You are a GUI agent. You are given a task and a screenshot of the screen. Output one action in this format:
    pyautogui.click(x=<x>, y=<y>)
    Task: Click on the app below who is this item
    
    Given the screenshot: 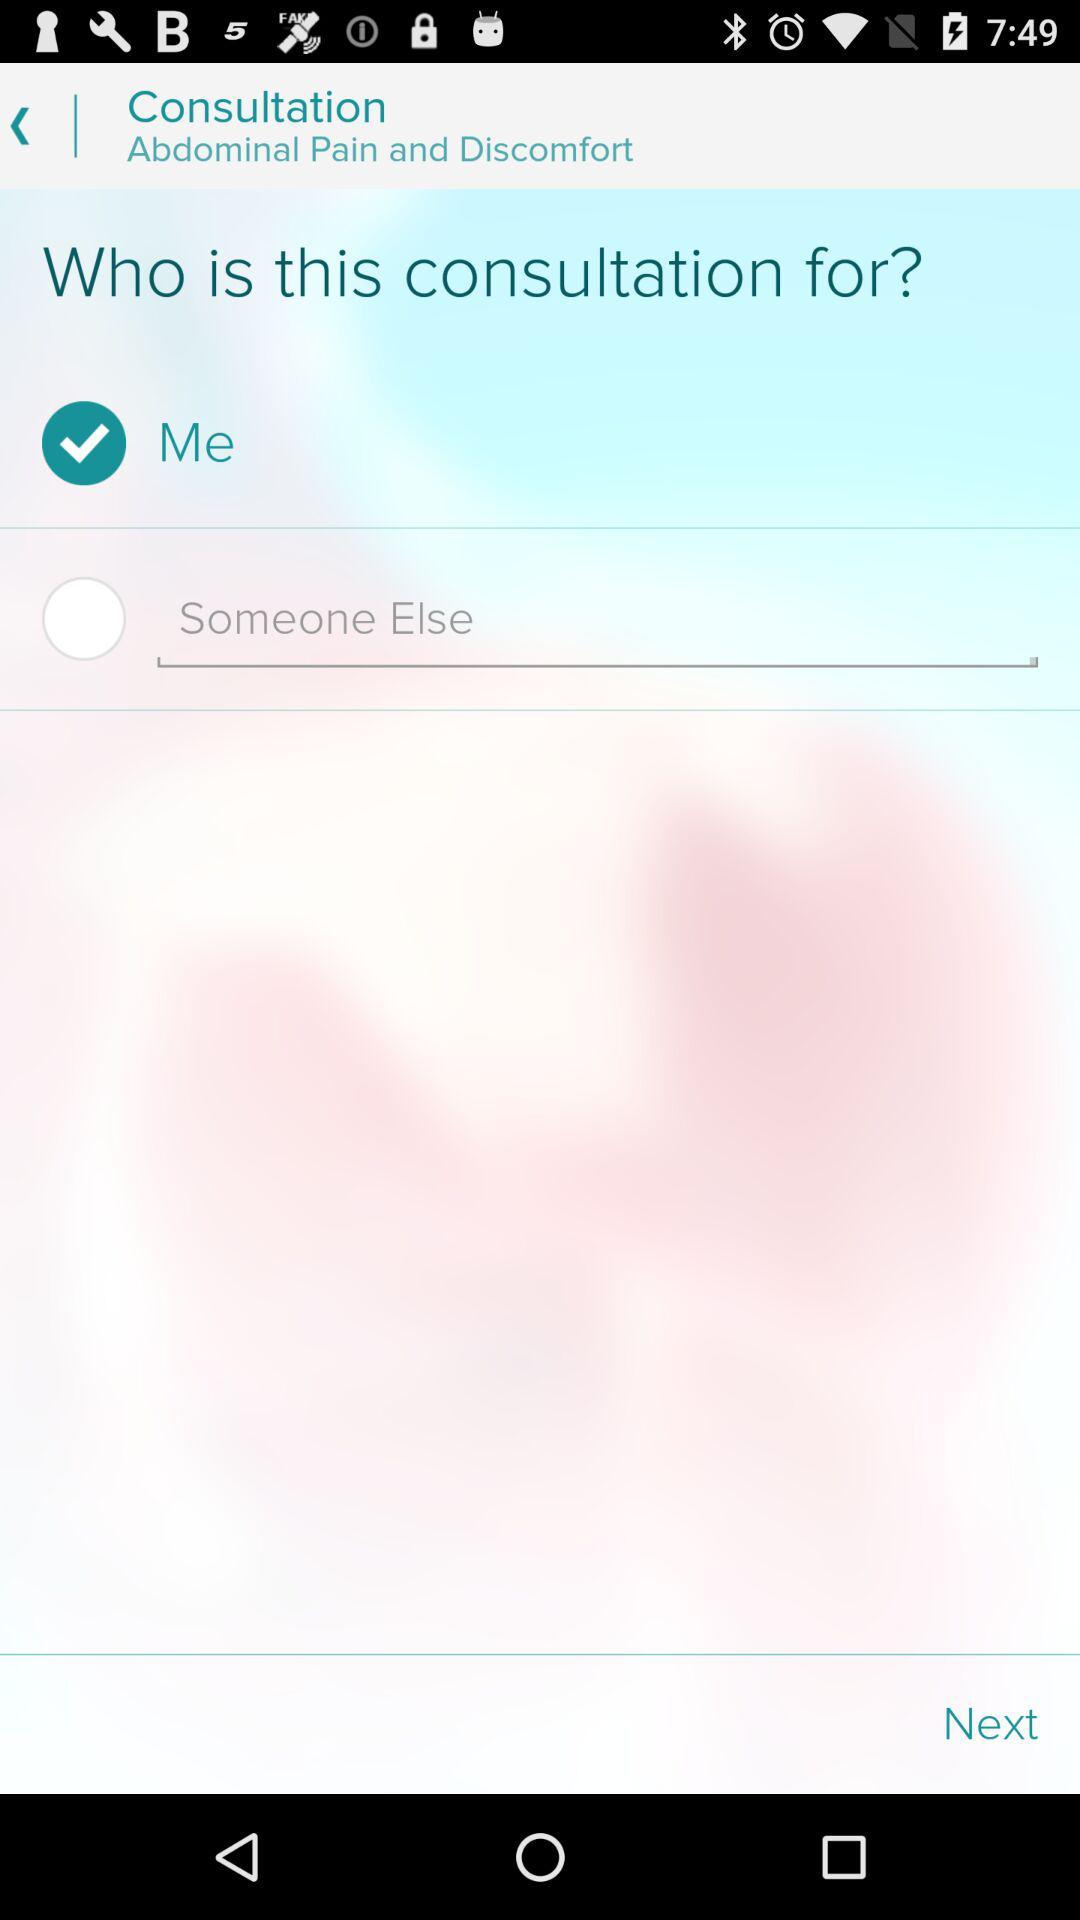 What is the action you would take?
    pyautogui.click(x=533, y=442)
    